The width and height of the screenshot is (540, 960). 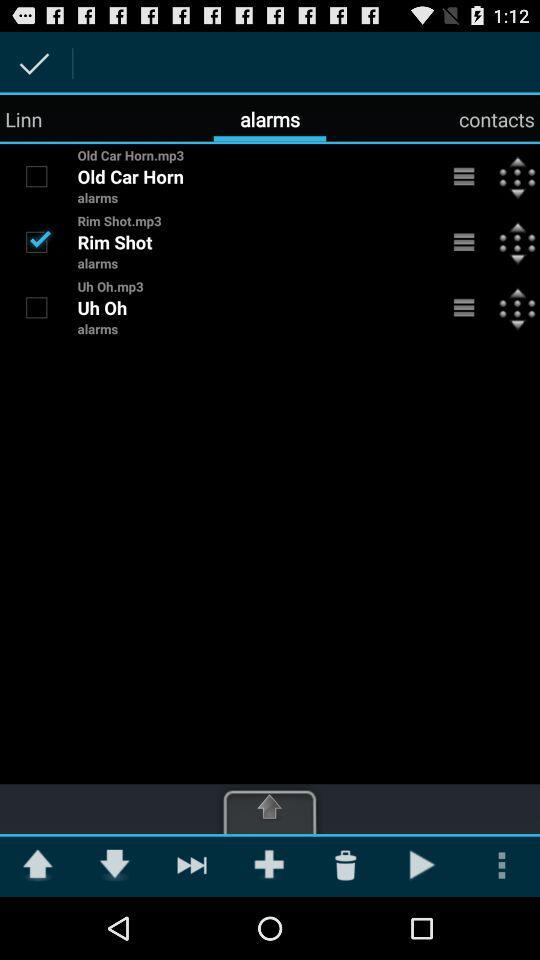 What do you see at coordinates (464, 240) in the screenshot?
I see `see menu option` at bounding box center [464, 240].